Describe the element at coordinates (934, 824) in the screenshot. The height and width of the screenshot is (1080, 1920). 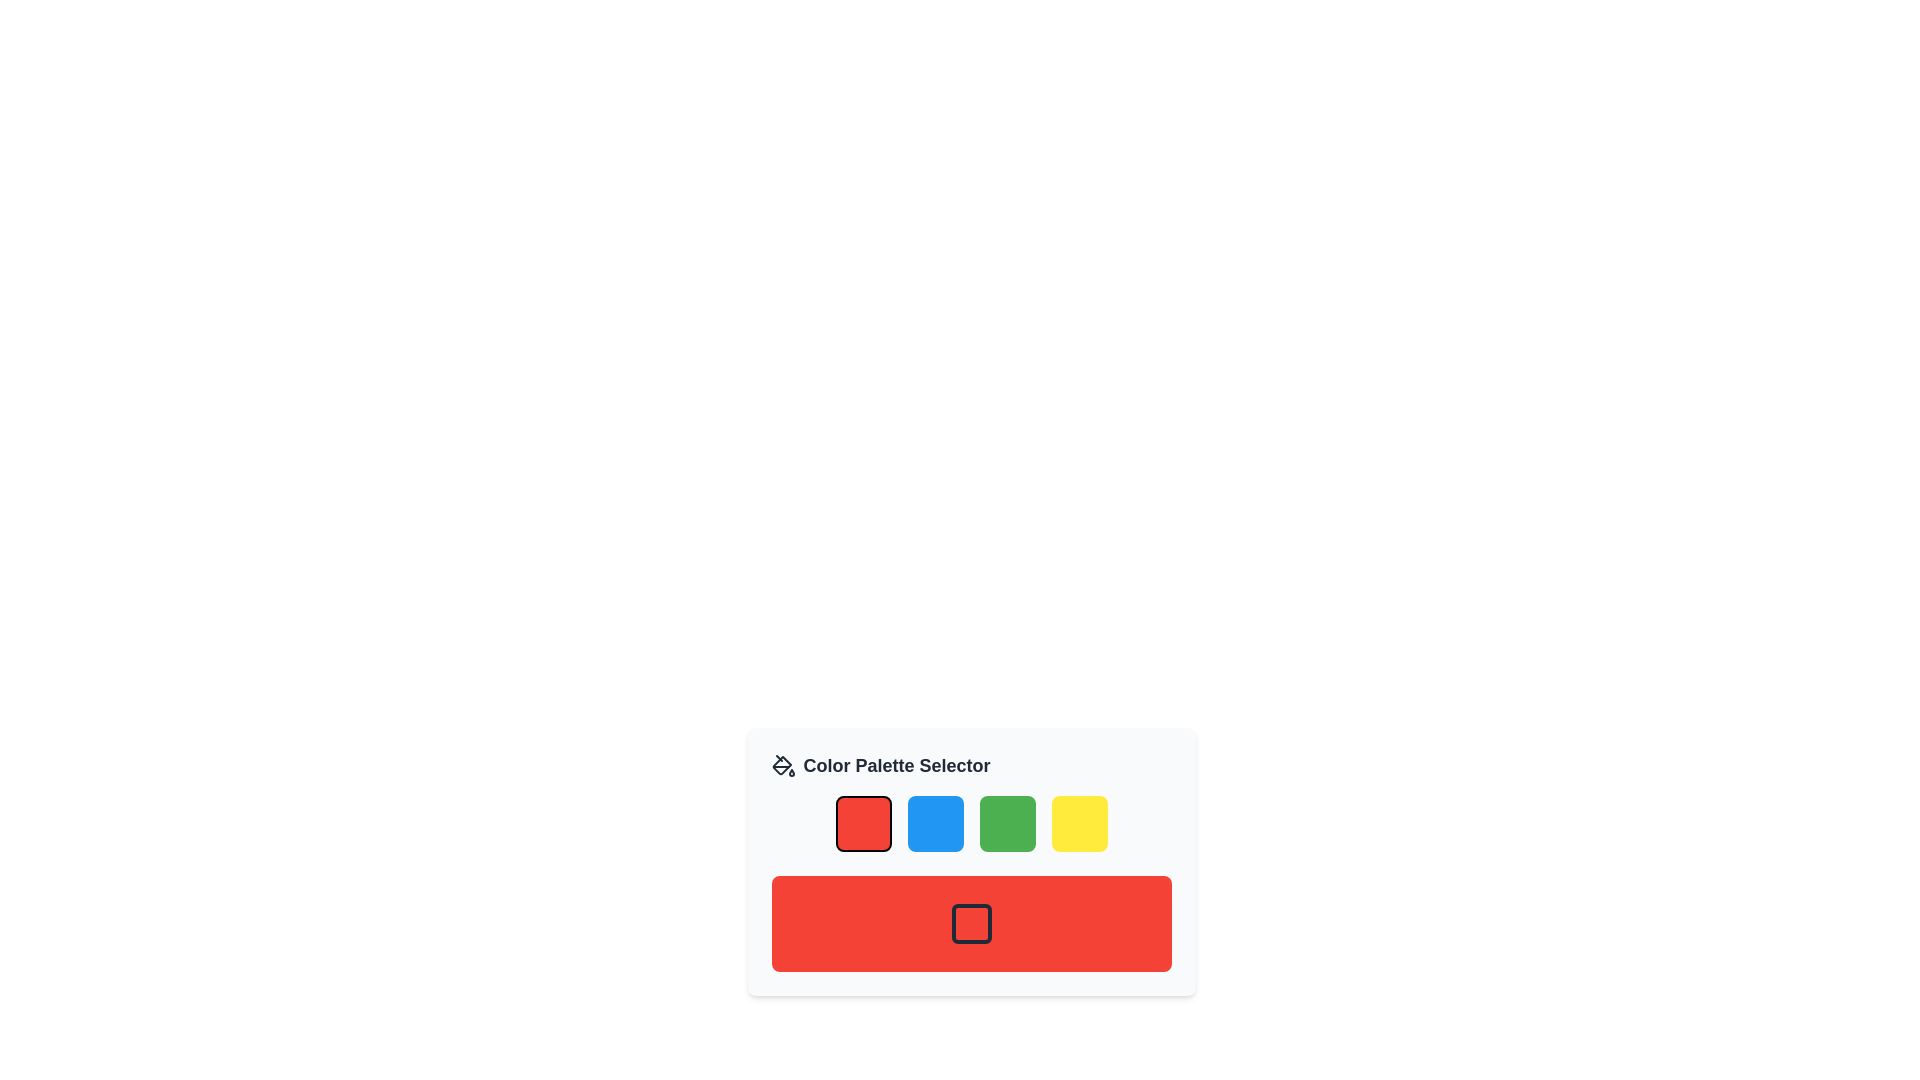
I see `the solid blue button with rounded corners that is positioned second from the left among four buttons, located below the 'Color Palette Selector' text and above a larger red rectangular button to trigger hover effects` at that location.